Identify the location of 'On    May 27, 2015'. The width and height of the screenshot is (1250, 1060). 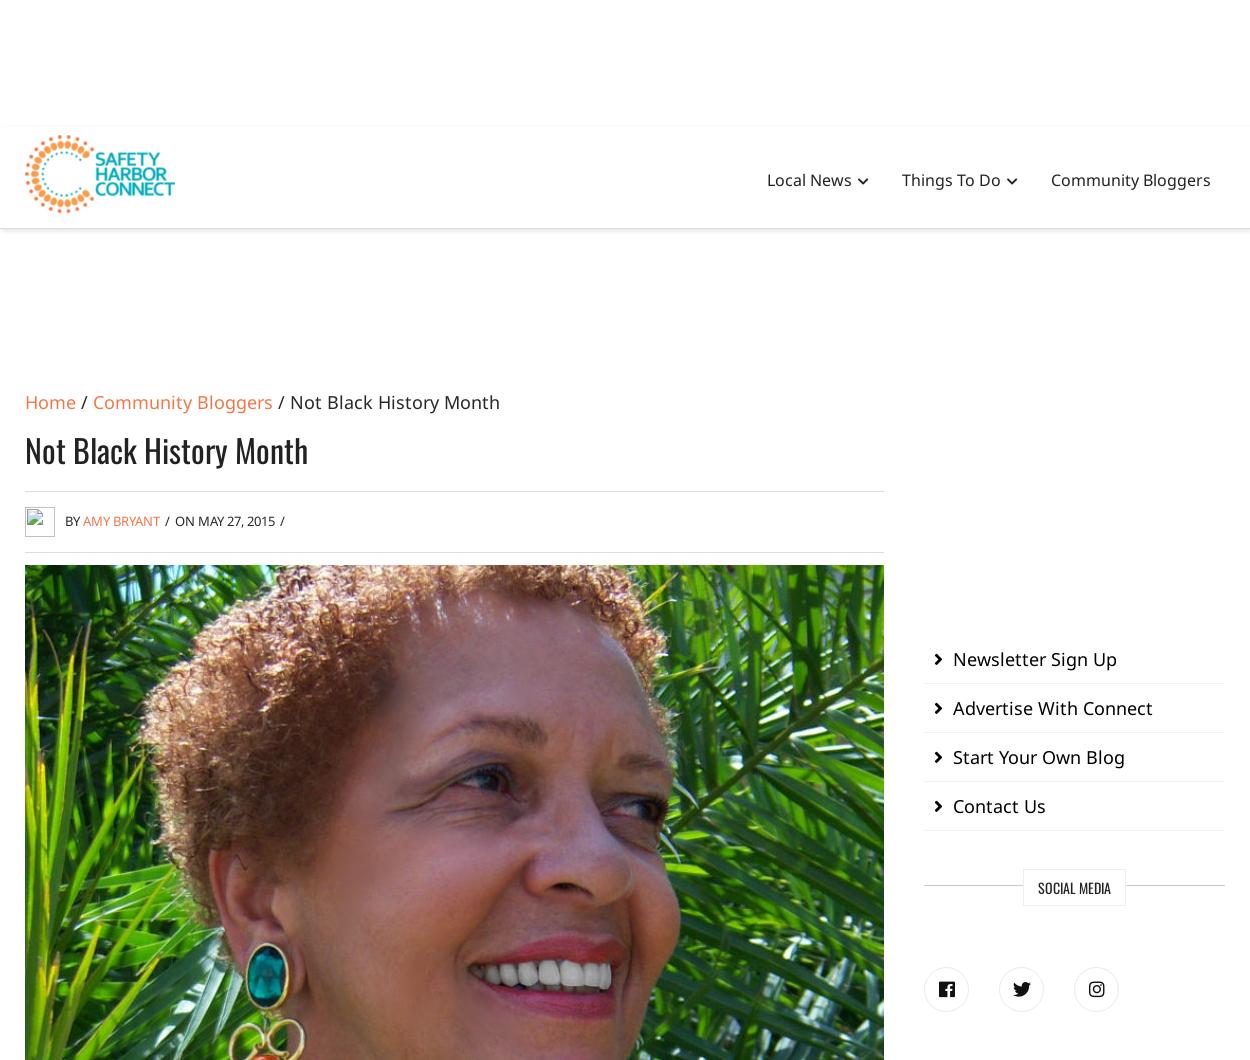
(224, 519).